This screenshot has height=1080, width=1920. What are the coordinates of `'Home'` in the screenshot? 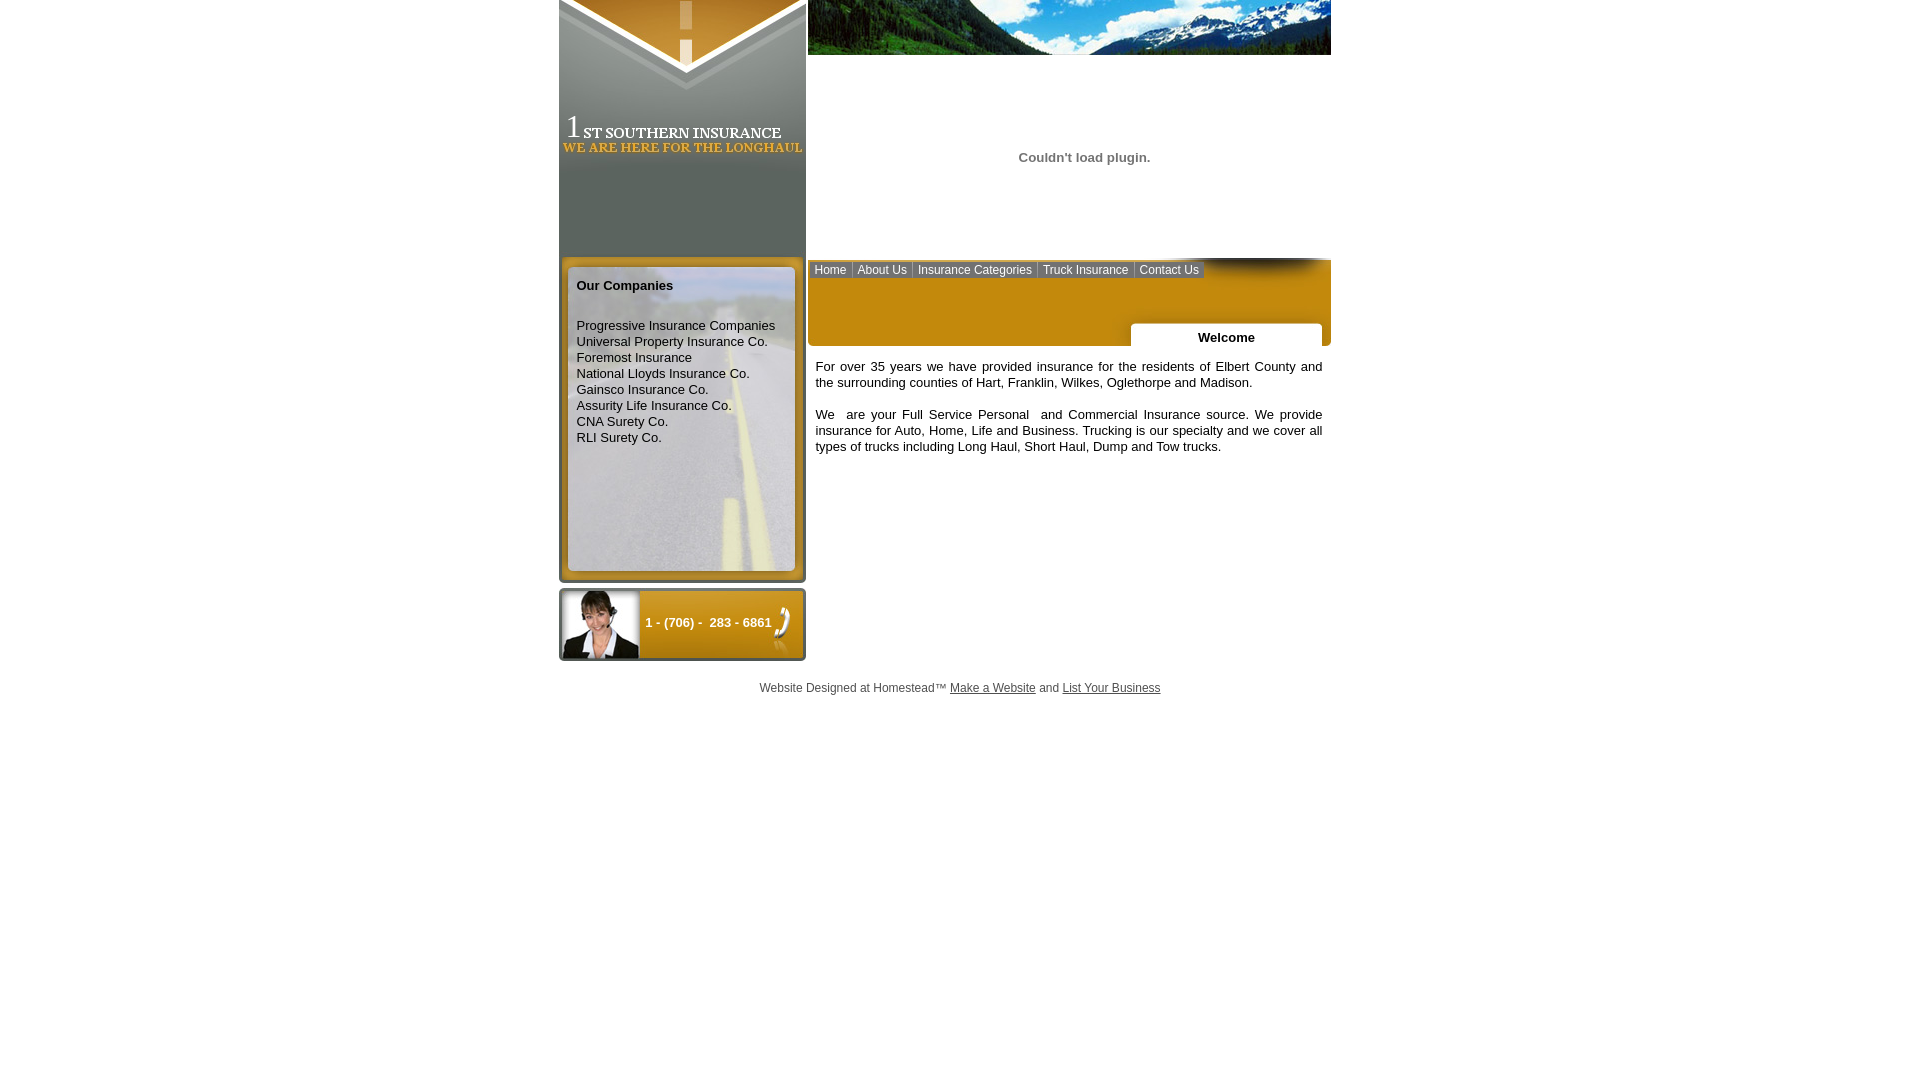 It's located at (830, 272).